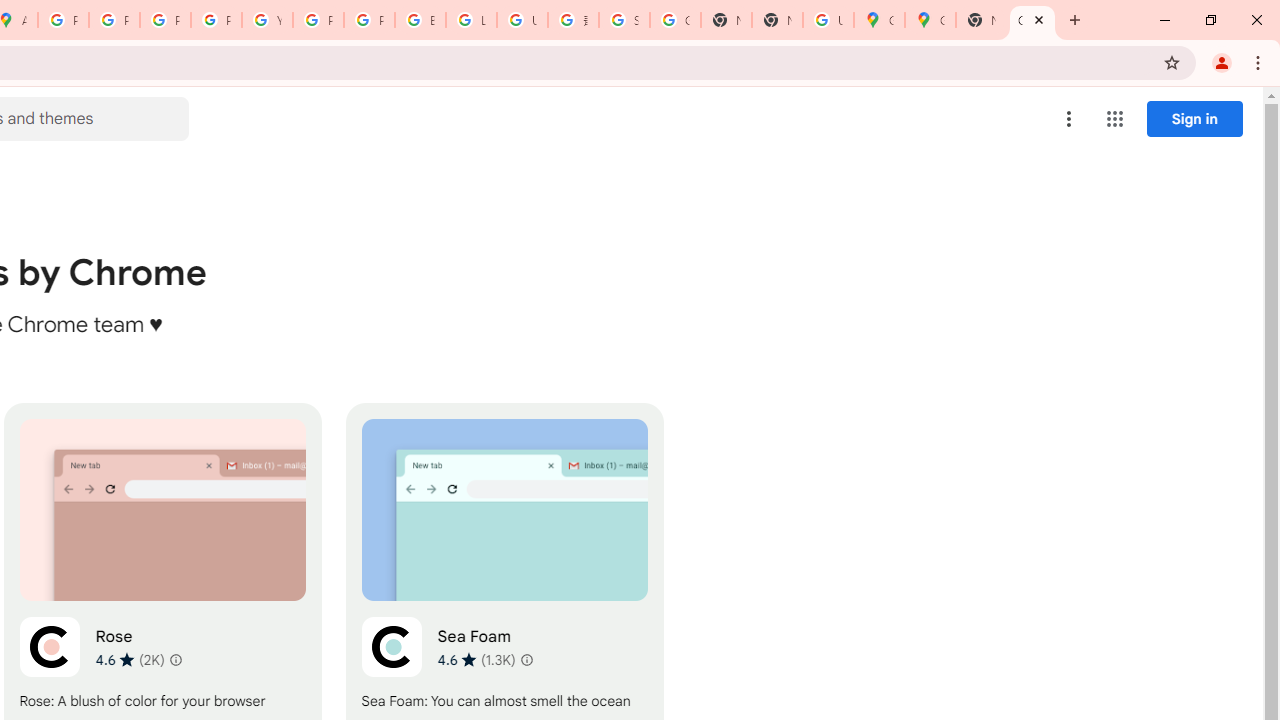 This screenshot has height=720, width=1280. Describe the element at coordinates (1068, 119) in the screenshot. I see `'More options menu'` at that location.